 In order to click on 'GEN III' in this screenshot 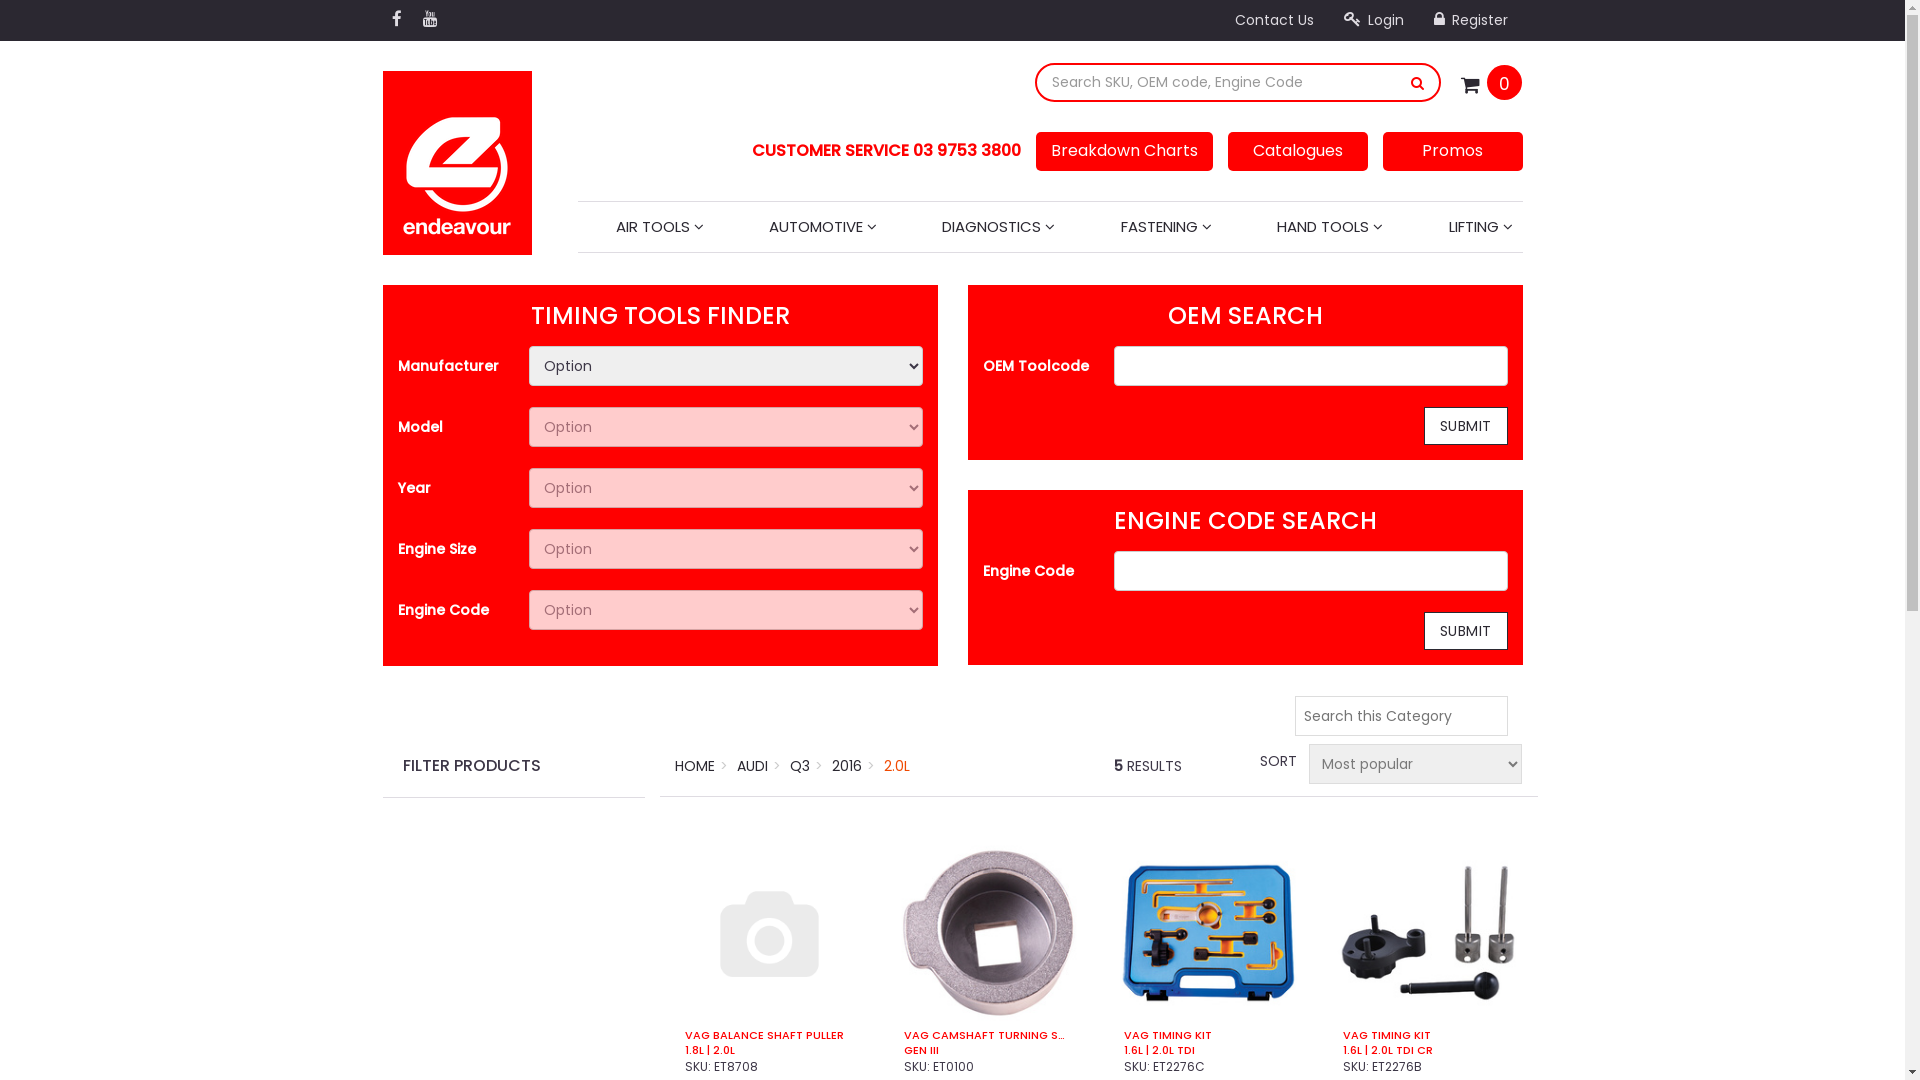, I will do `click(988, 1049)`.